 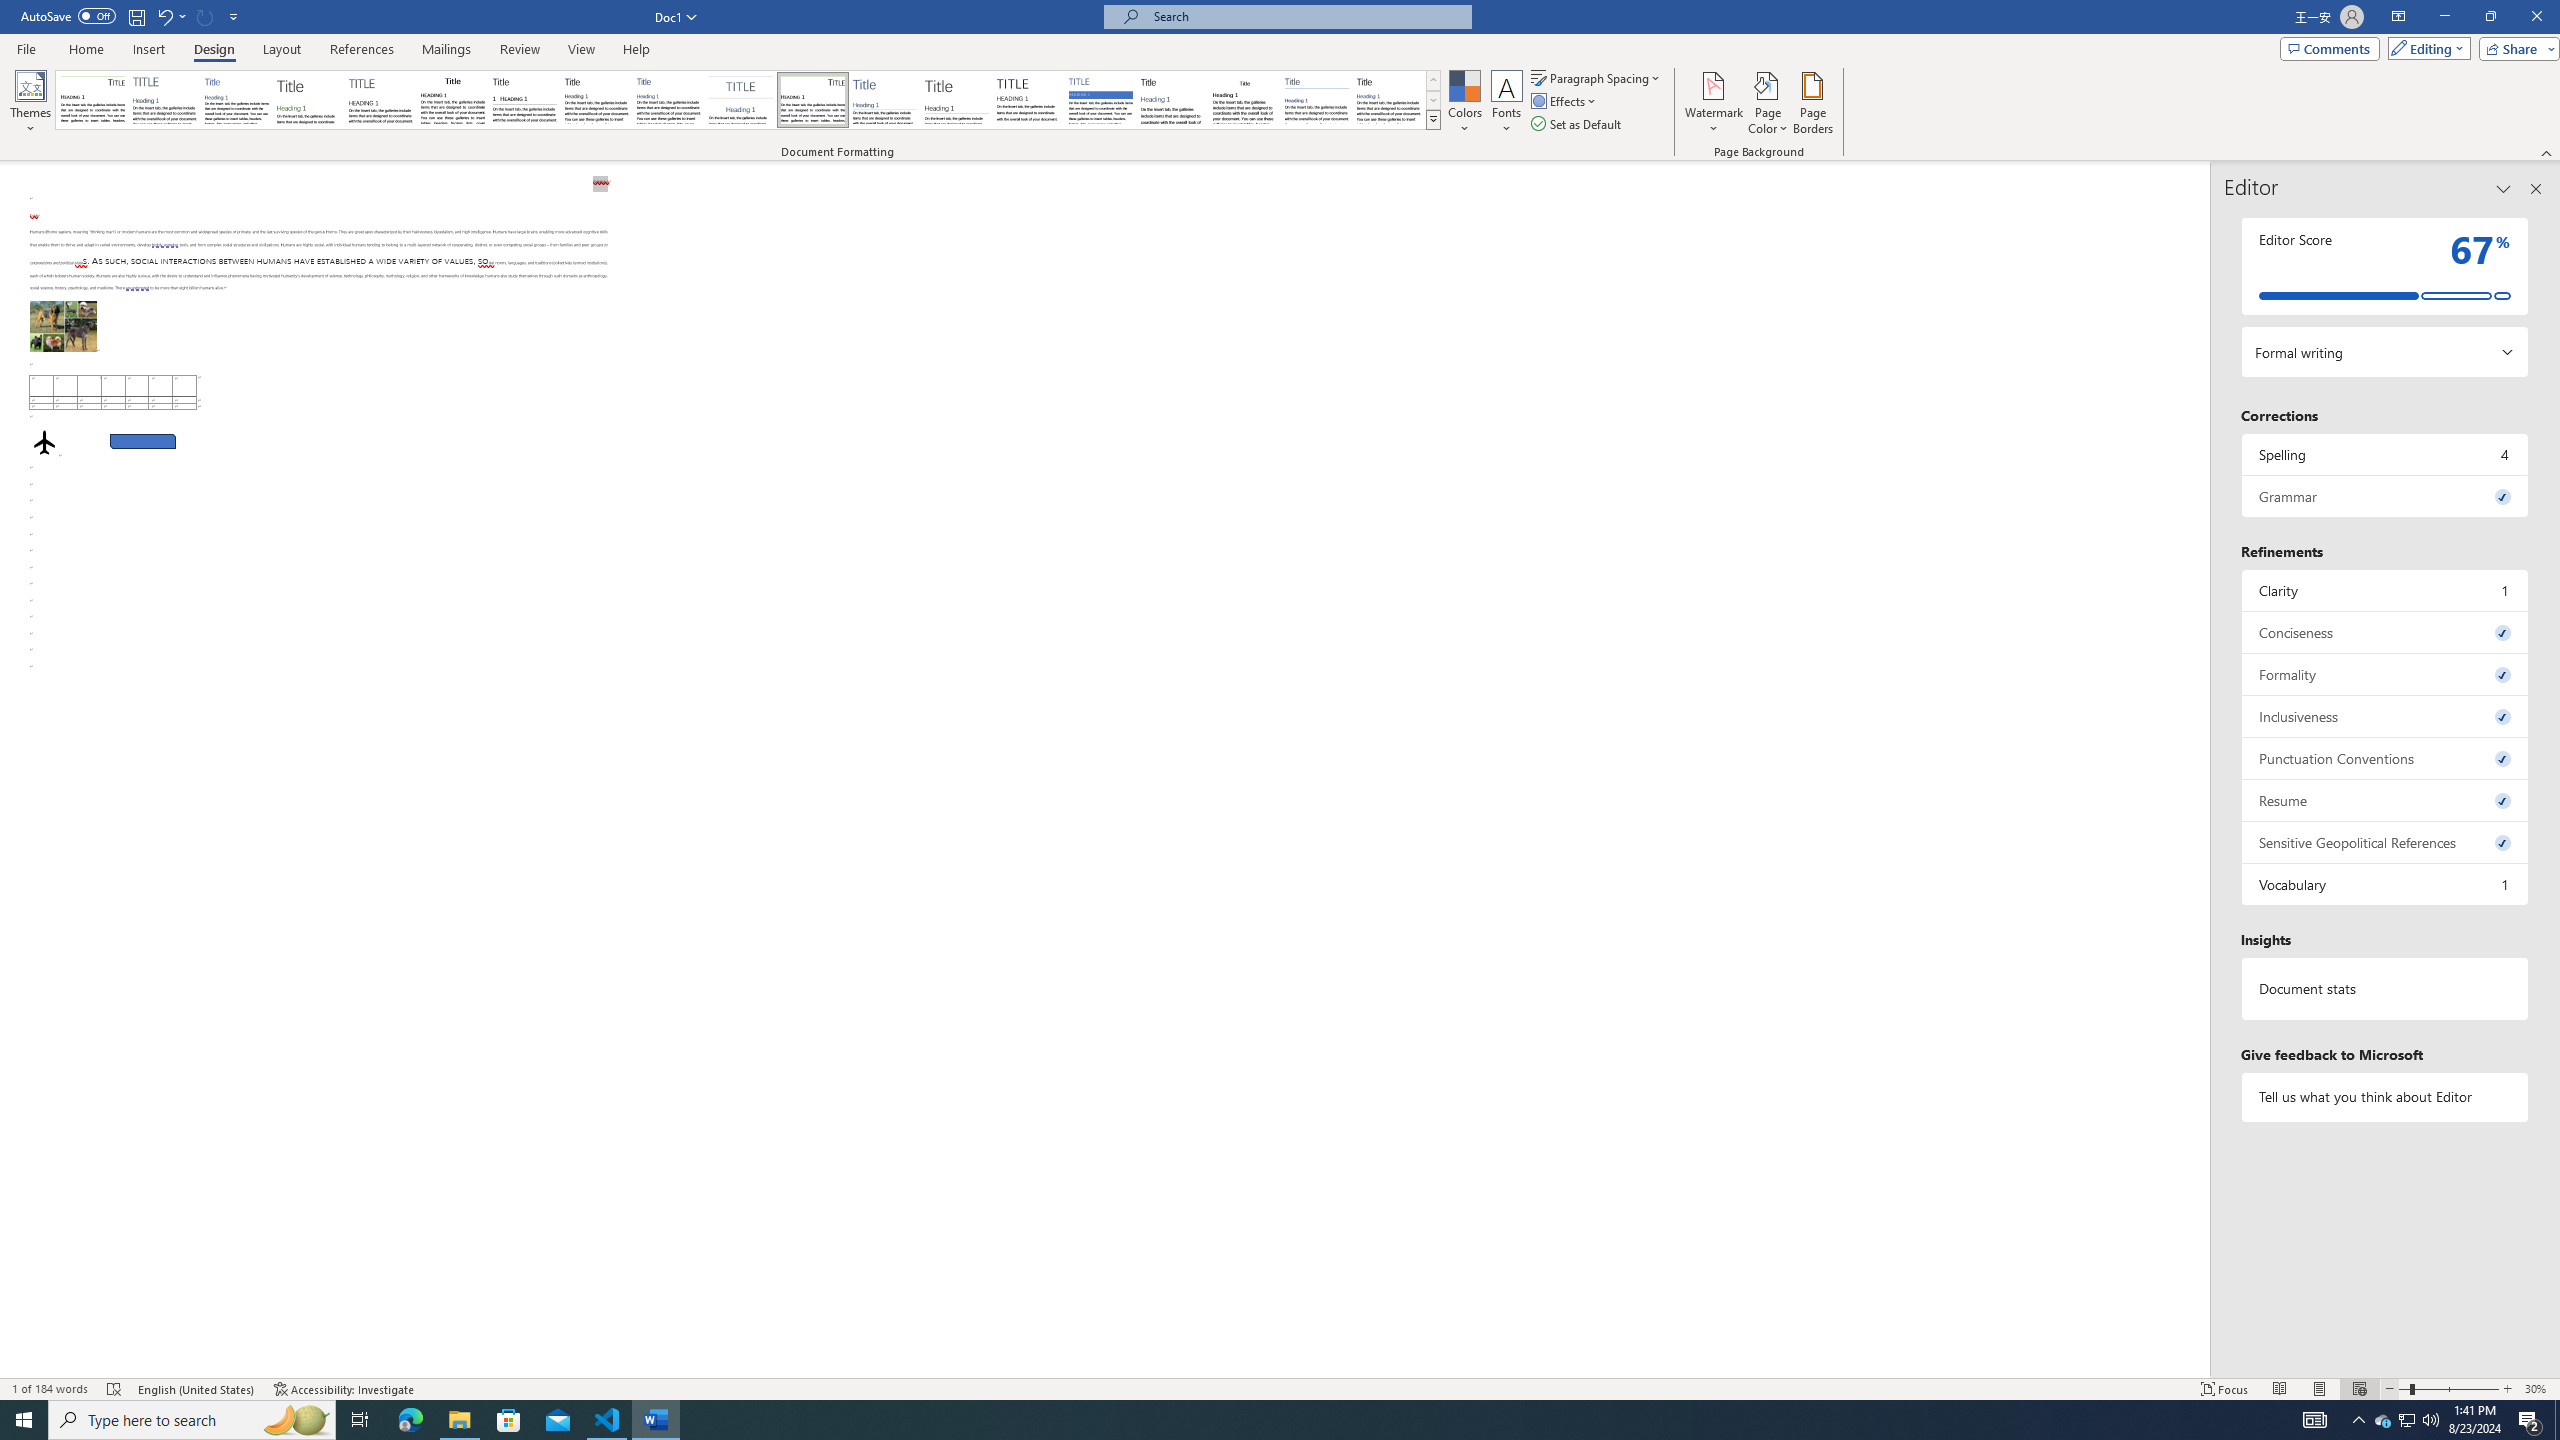 I want to click on 'Row up', so click(x=1432, y=80).